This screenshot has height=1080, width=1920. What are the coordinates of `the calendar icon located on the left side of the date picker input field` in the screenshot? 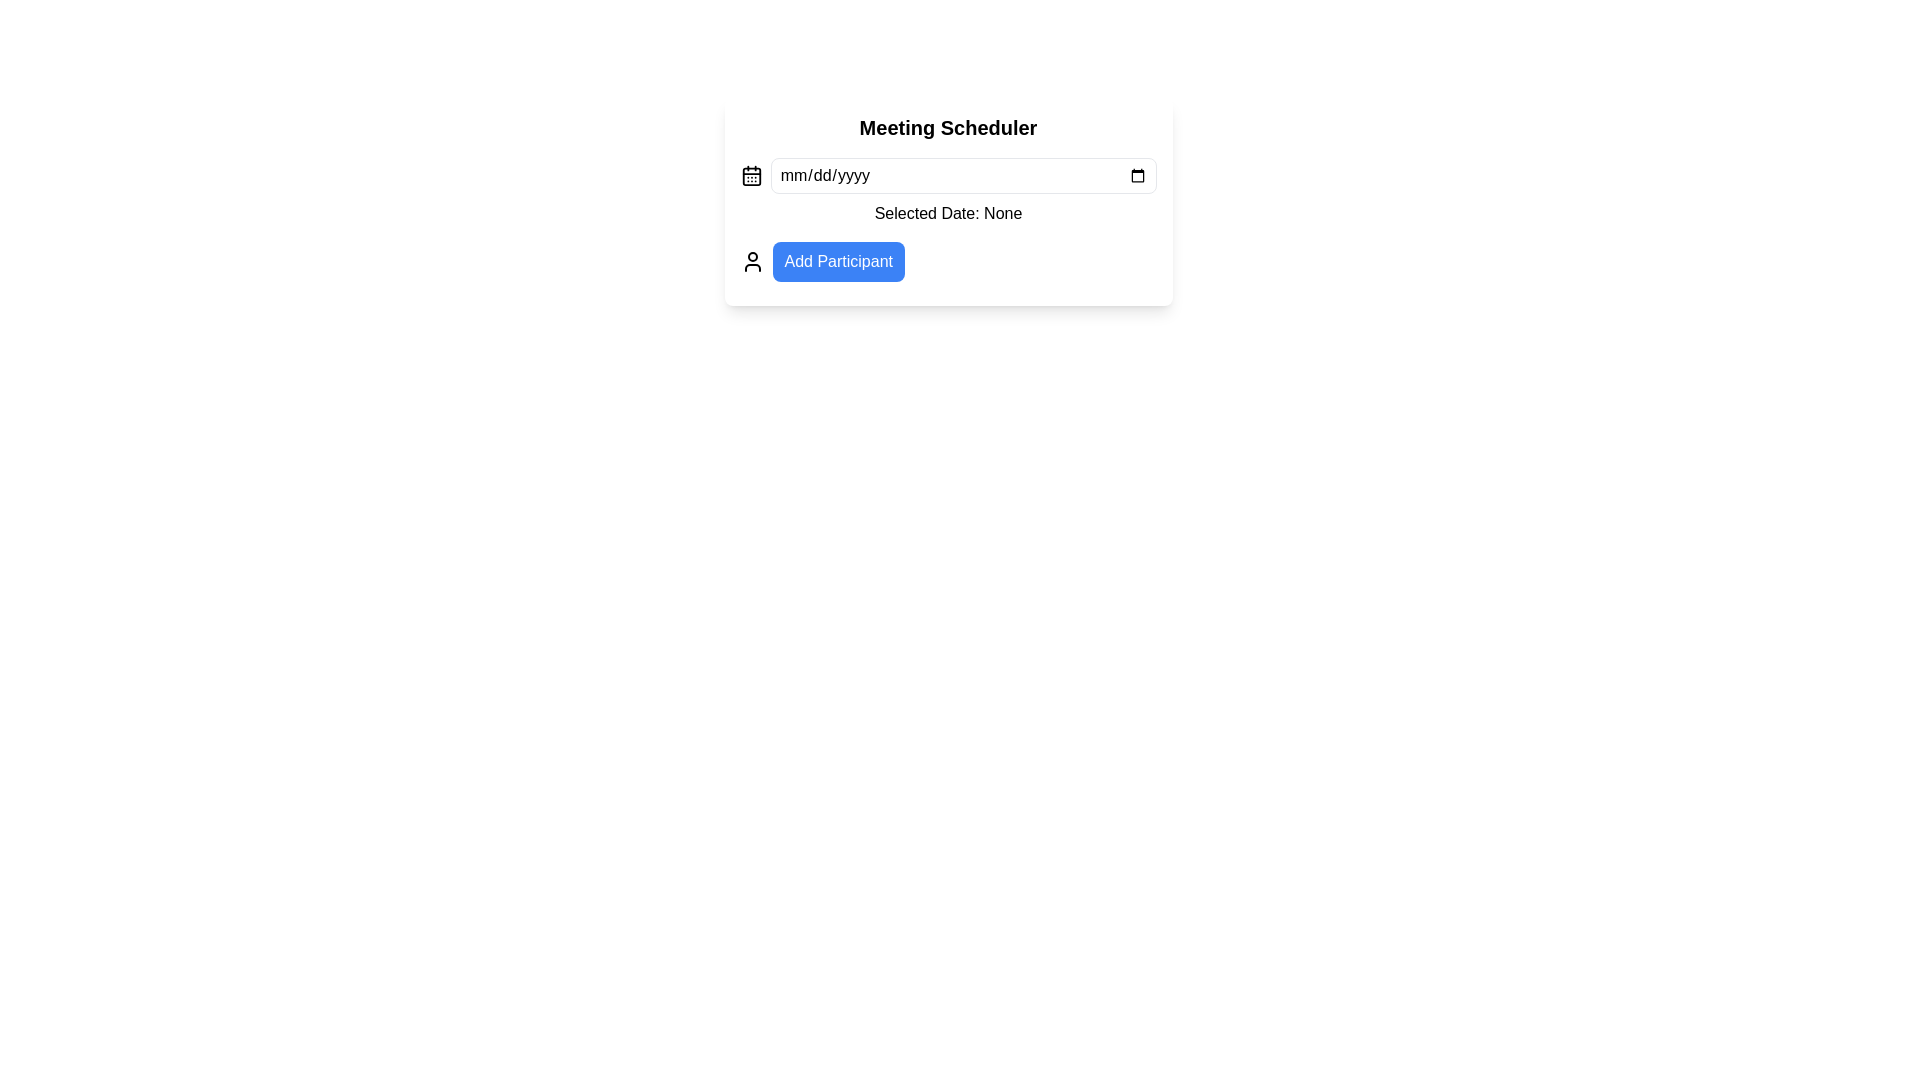 It's located at (750, 175).